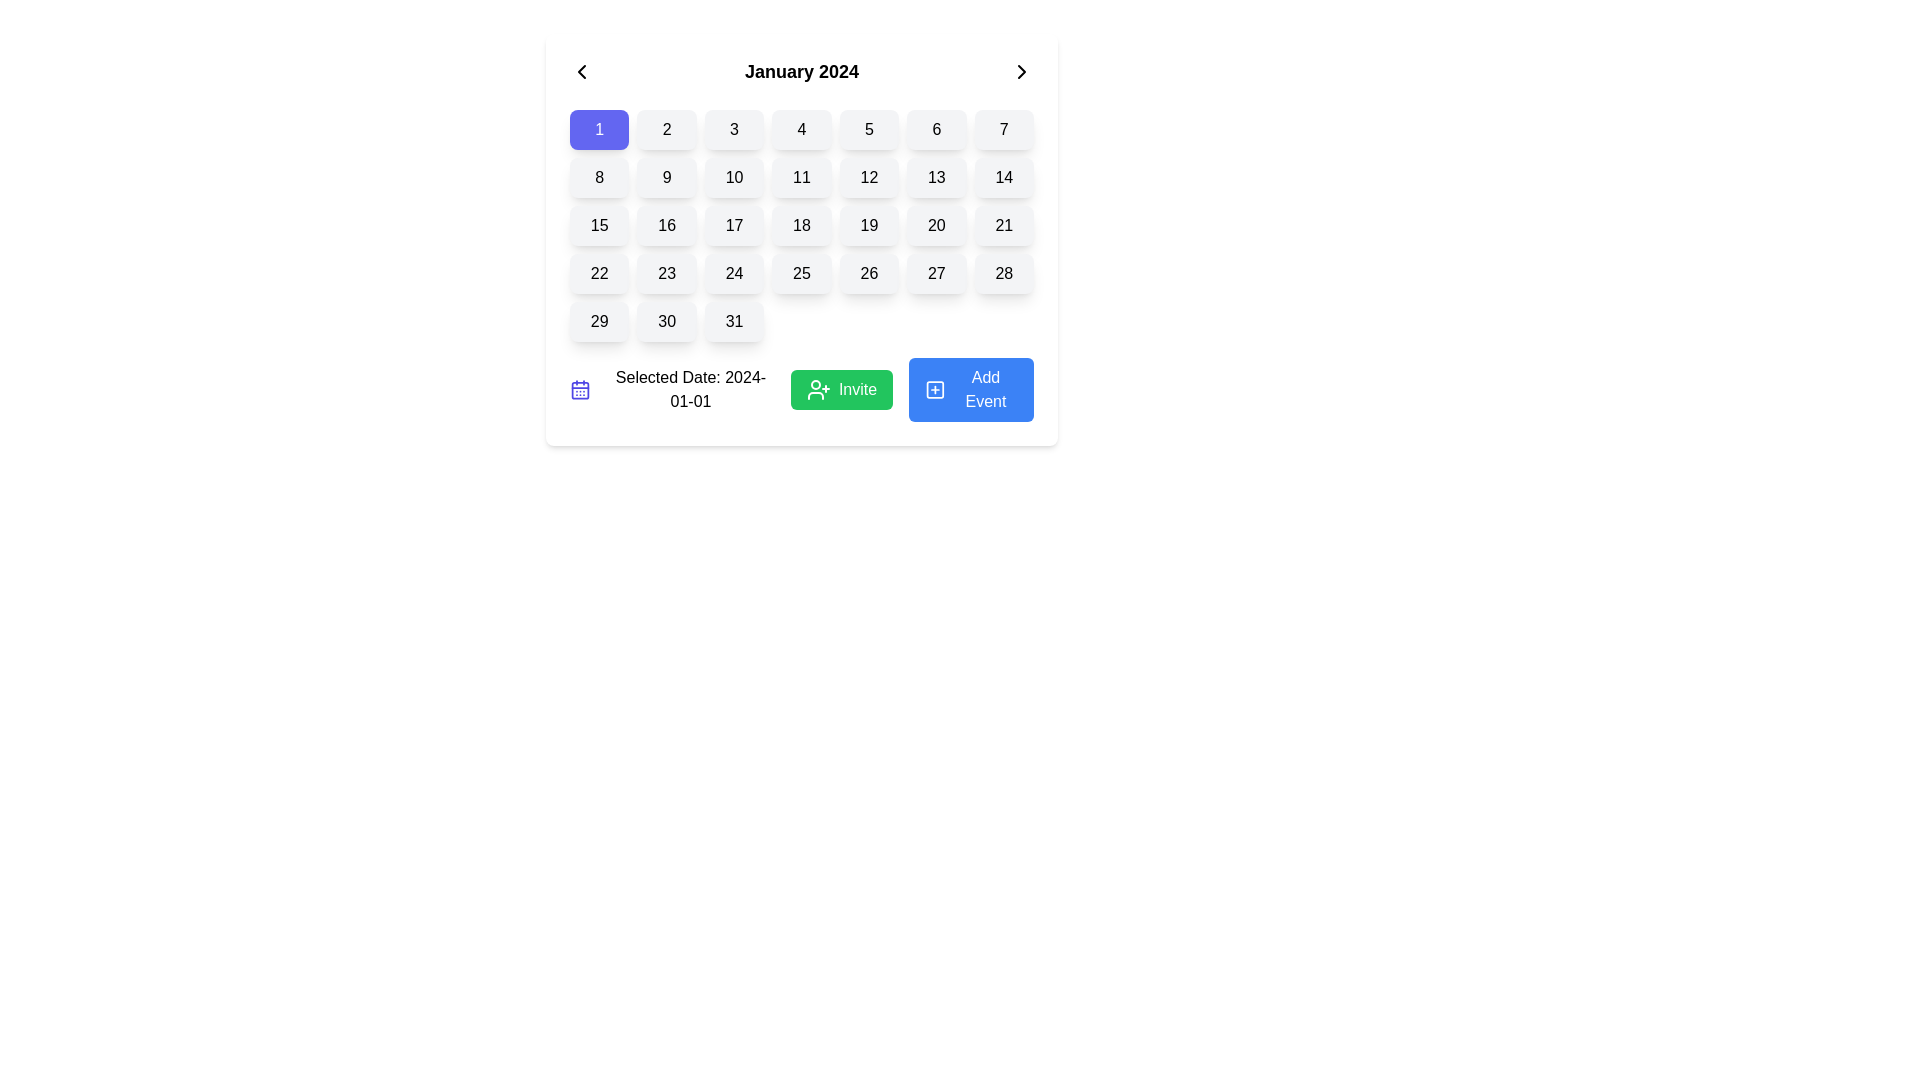 Image resolution: width=1920 pixels, height=1080 pixels. Describe the element at coordinates (733, 130) in the screenshot. I see `the rectangular button with rounded corners, displaying the digit '3' in black text, located in the first row and third cell of the calendar grid` at that location.